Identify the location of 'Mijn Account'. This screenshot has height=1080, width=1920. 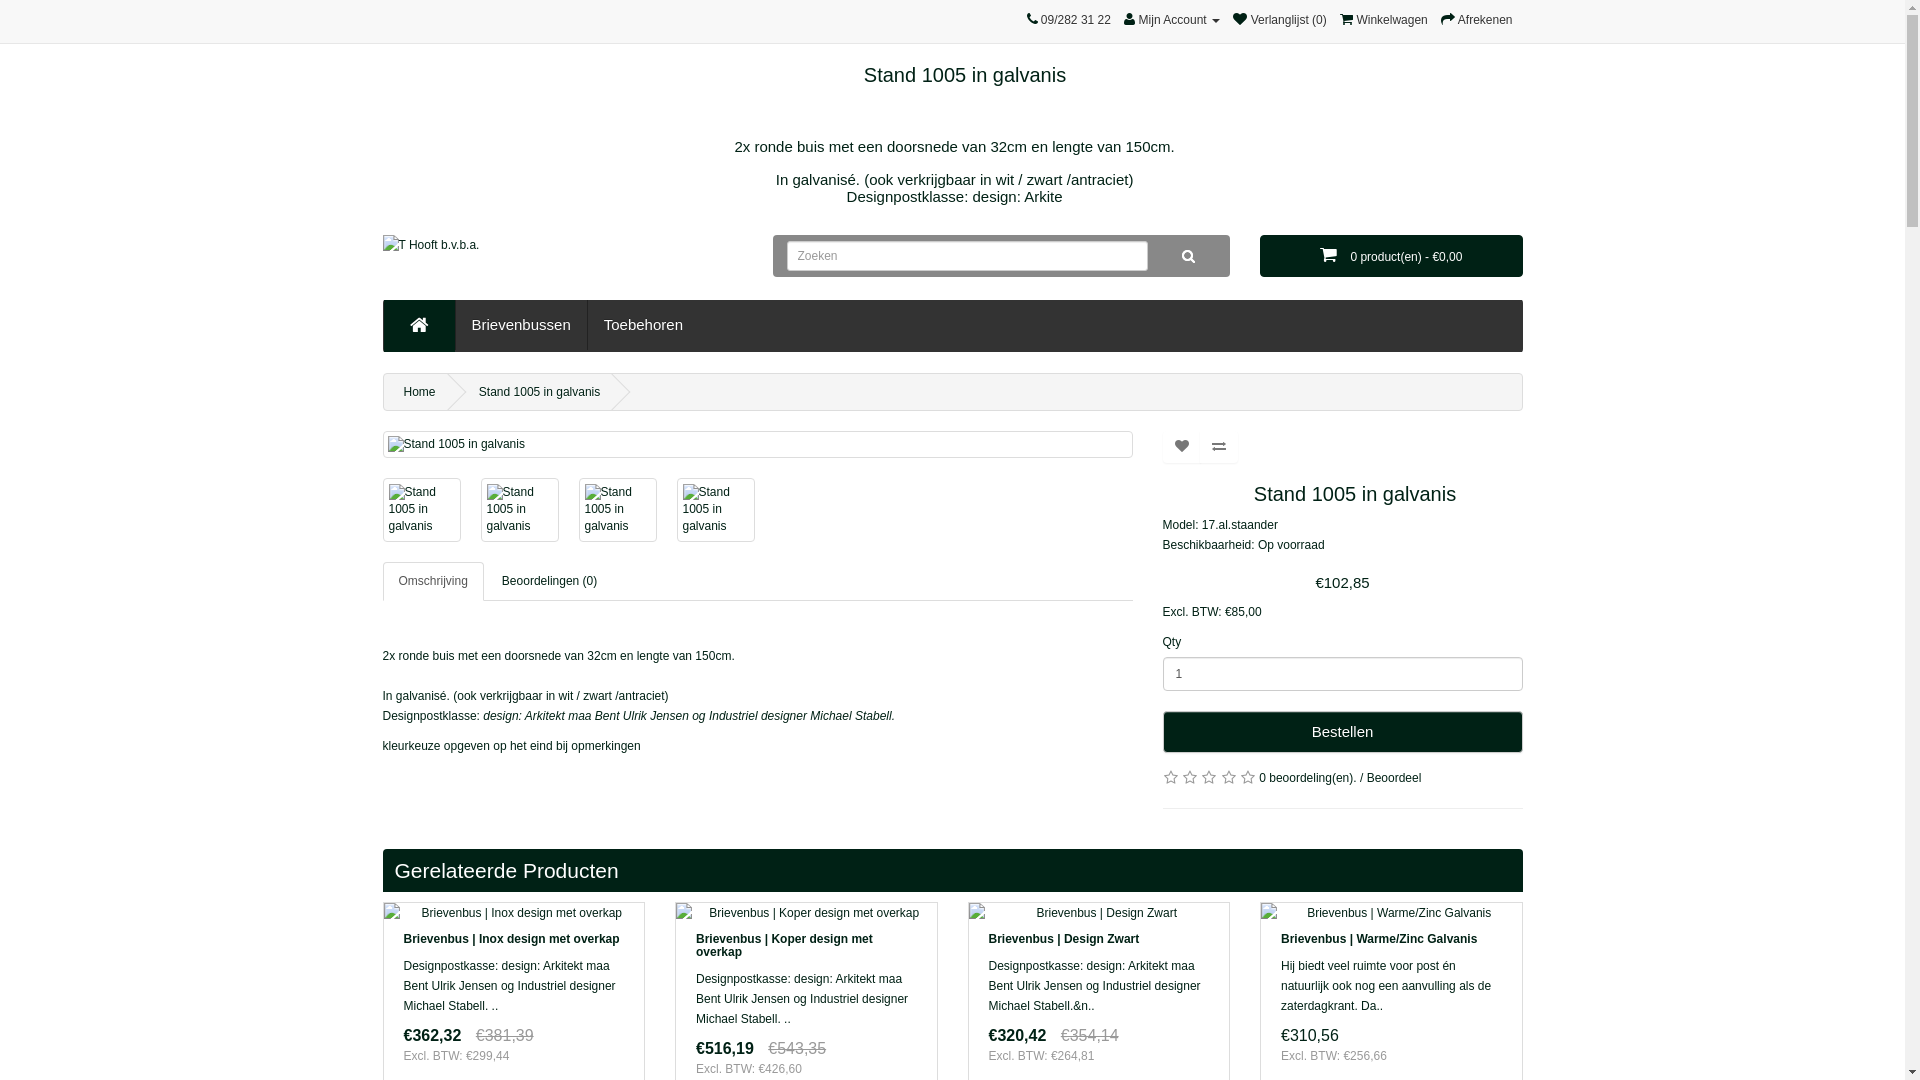
(1171, 19).